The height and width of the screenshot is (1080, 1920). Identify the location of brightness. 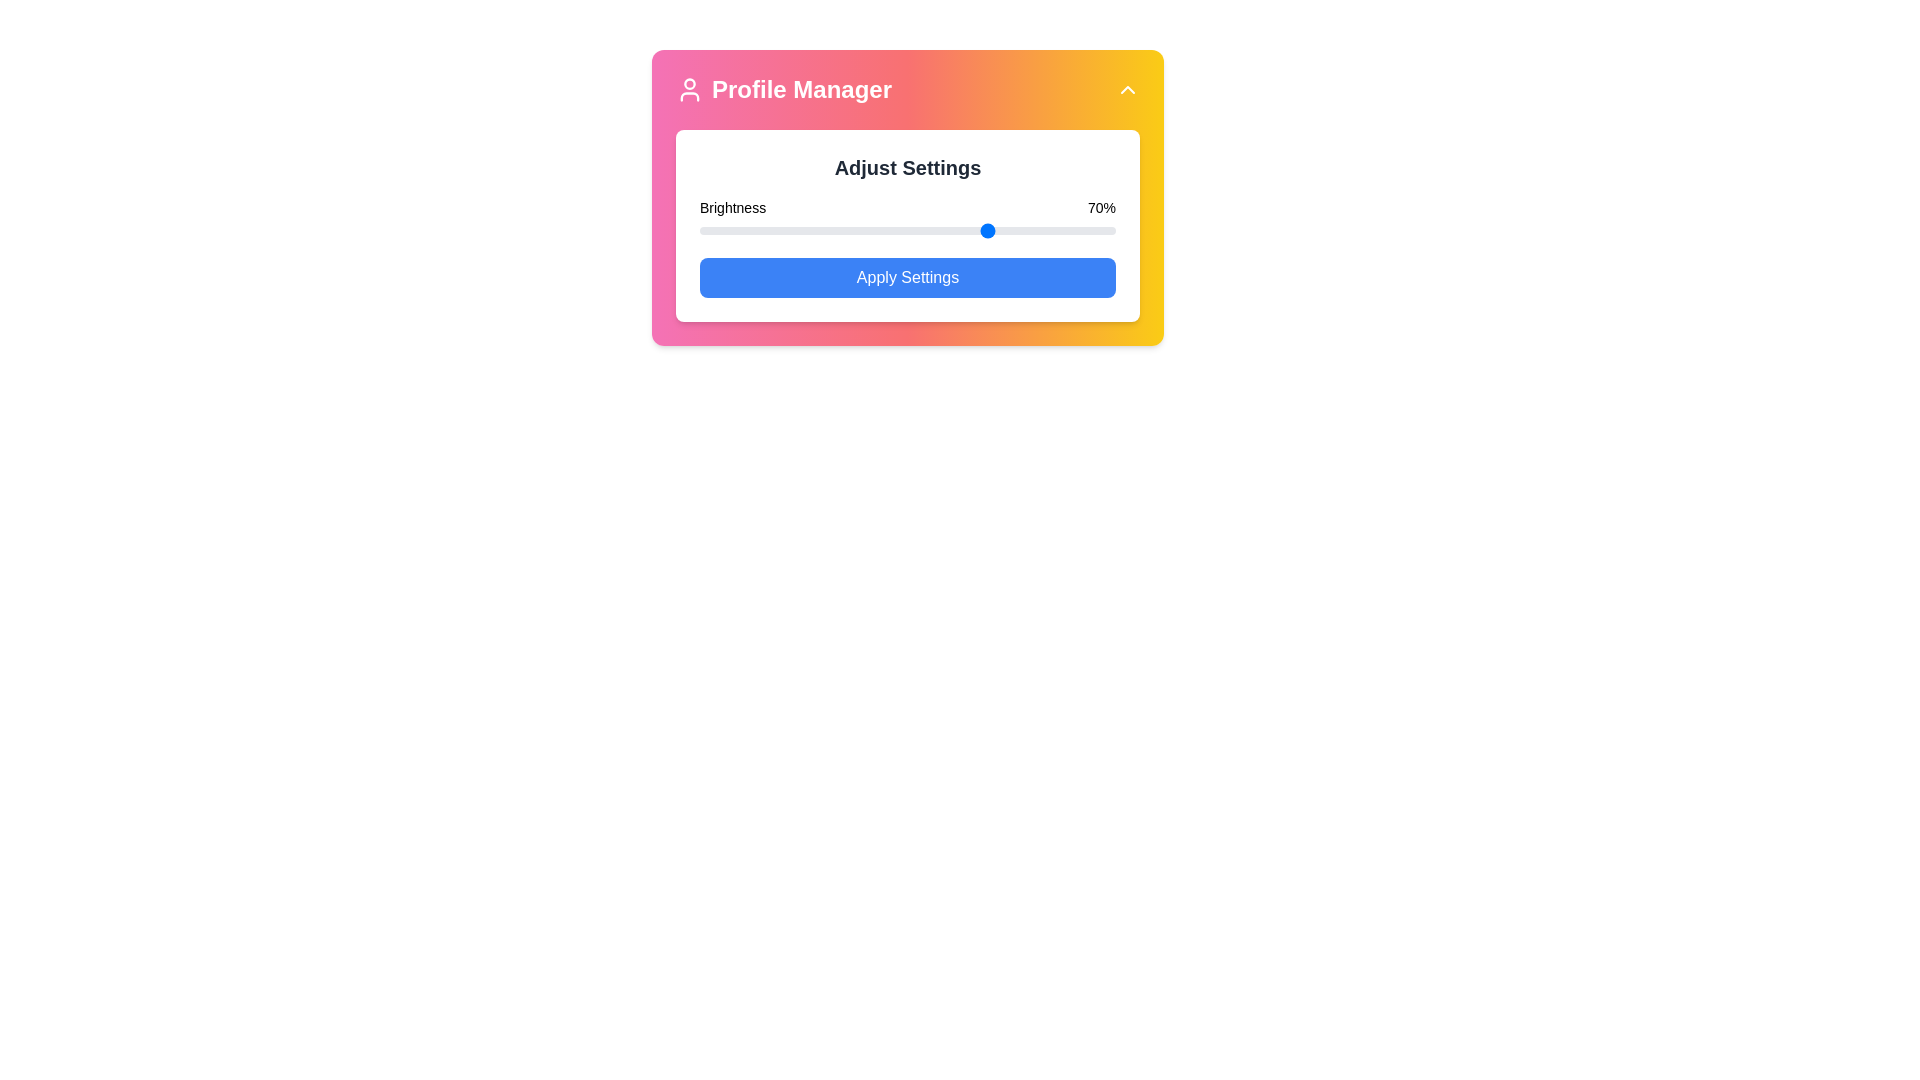
(962, 230).